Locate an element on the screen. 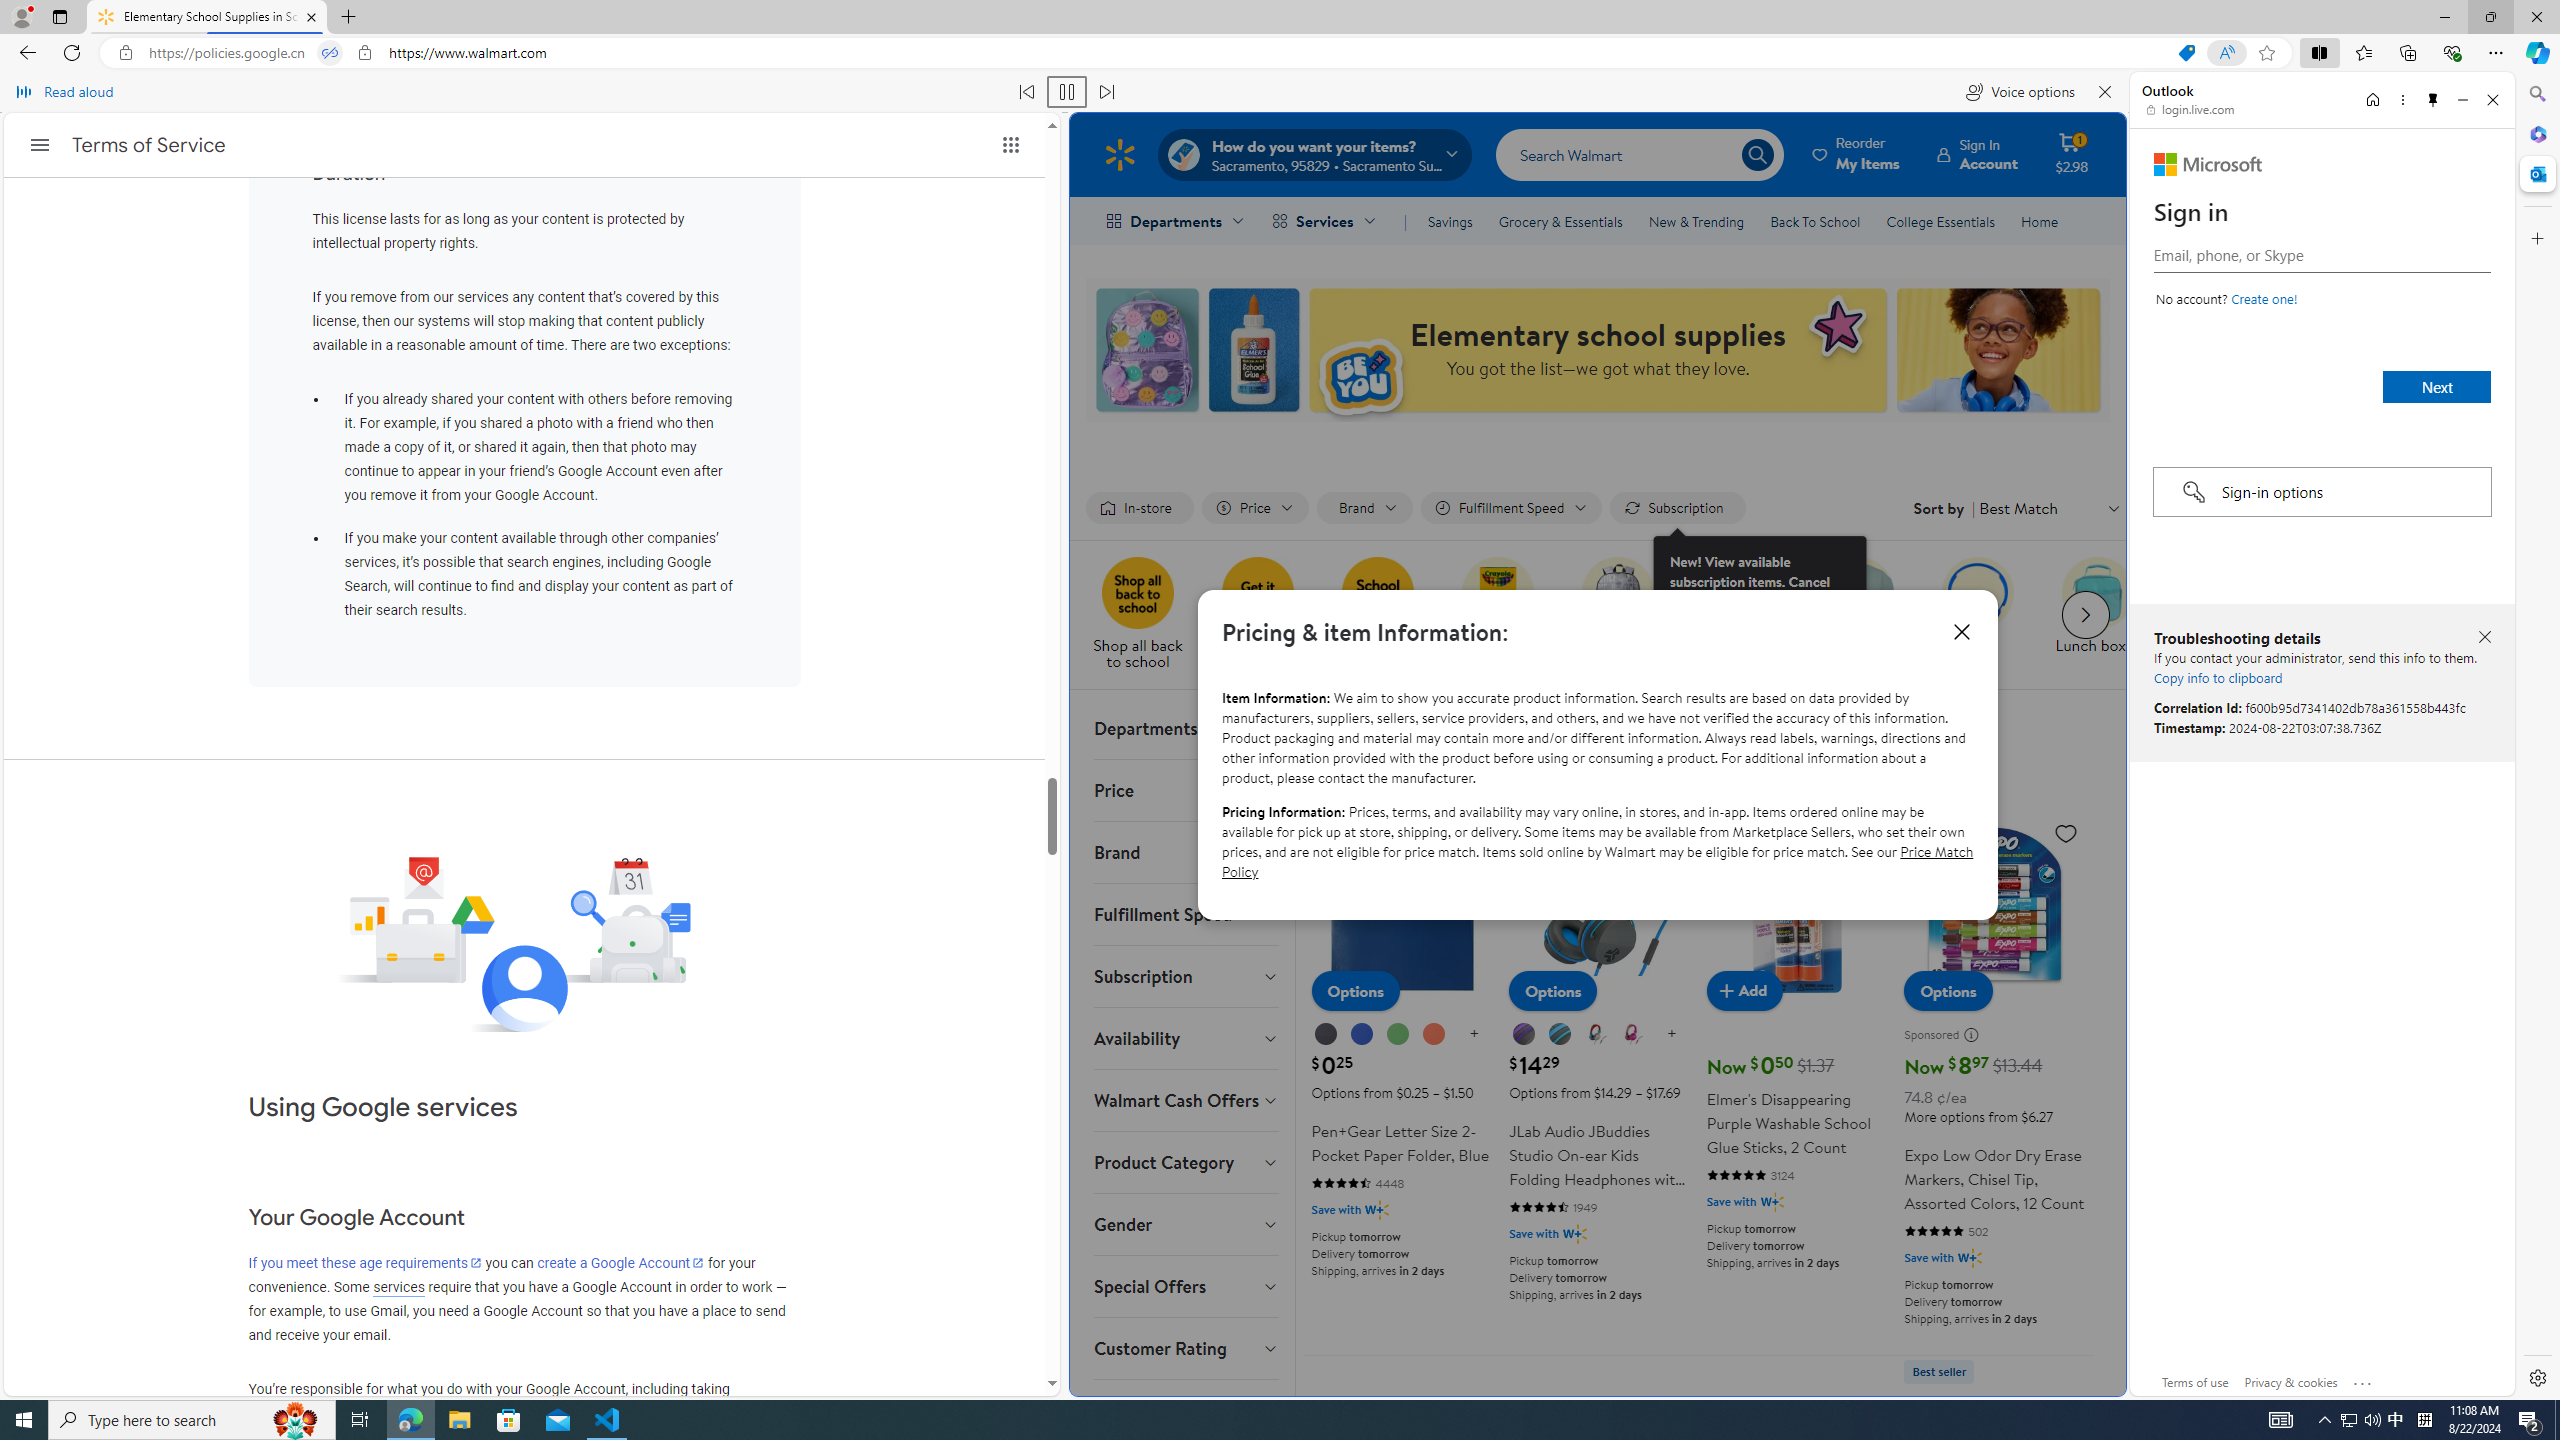 The height and width of the screenshot is (1440, 2560). 'Enter your email, phone, or Skype.' is located at coordinates (2320, 254).